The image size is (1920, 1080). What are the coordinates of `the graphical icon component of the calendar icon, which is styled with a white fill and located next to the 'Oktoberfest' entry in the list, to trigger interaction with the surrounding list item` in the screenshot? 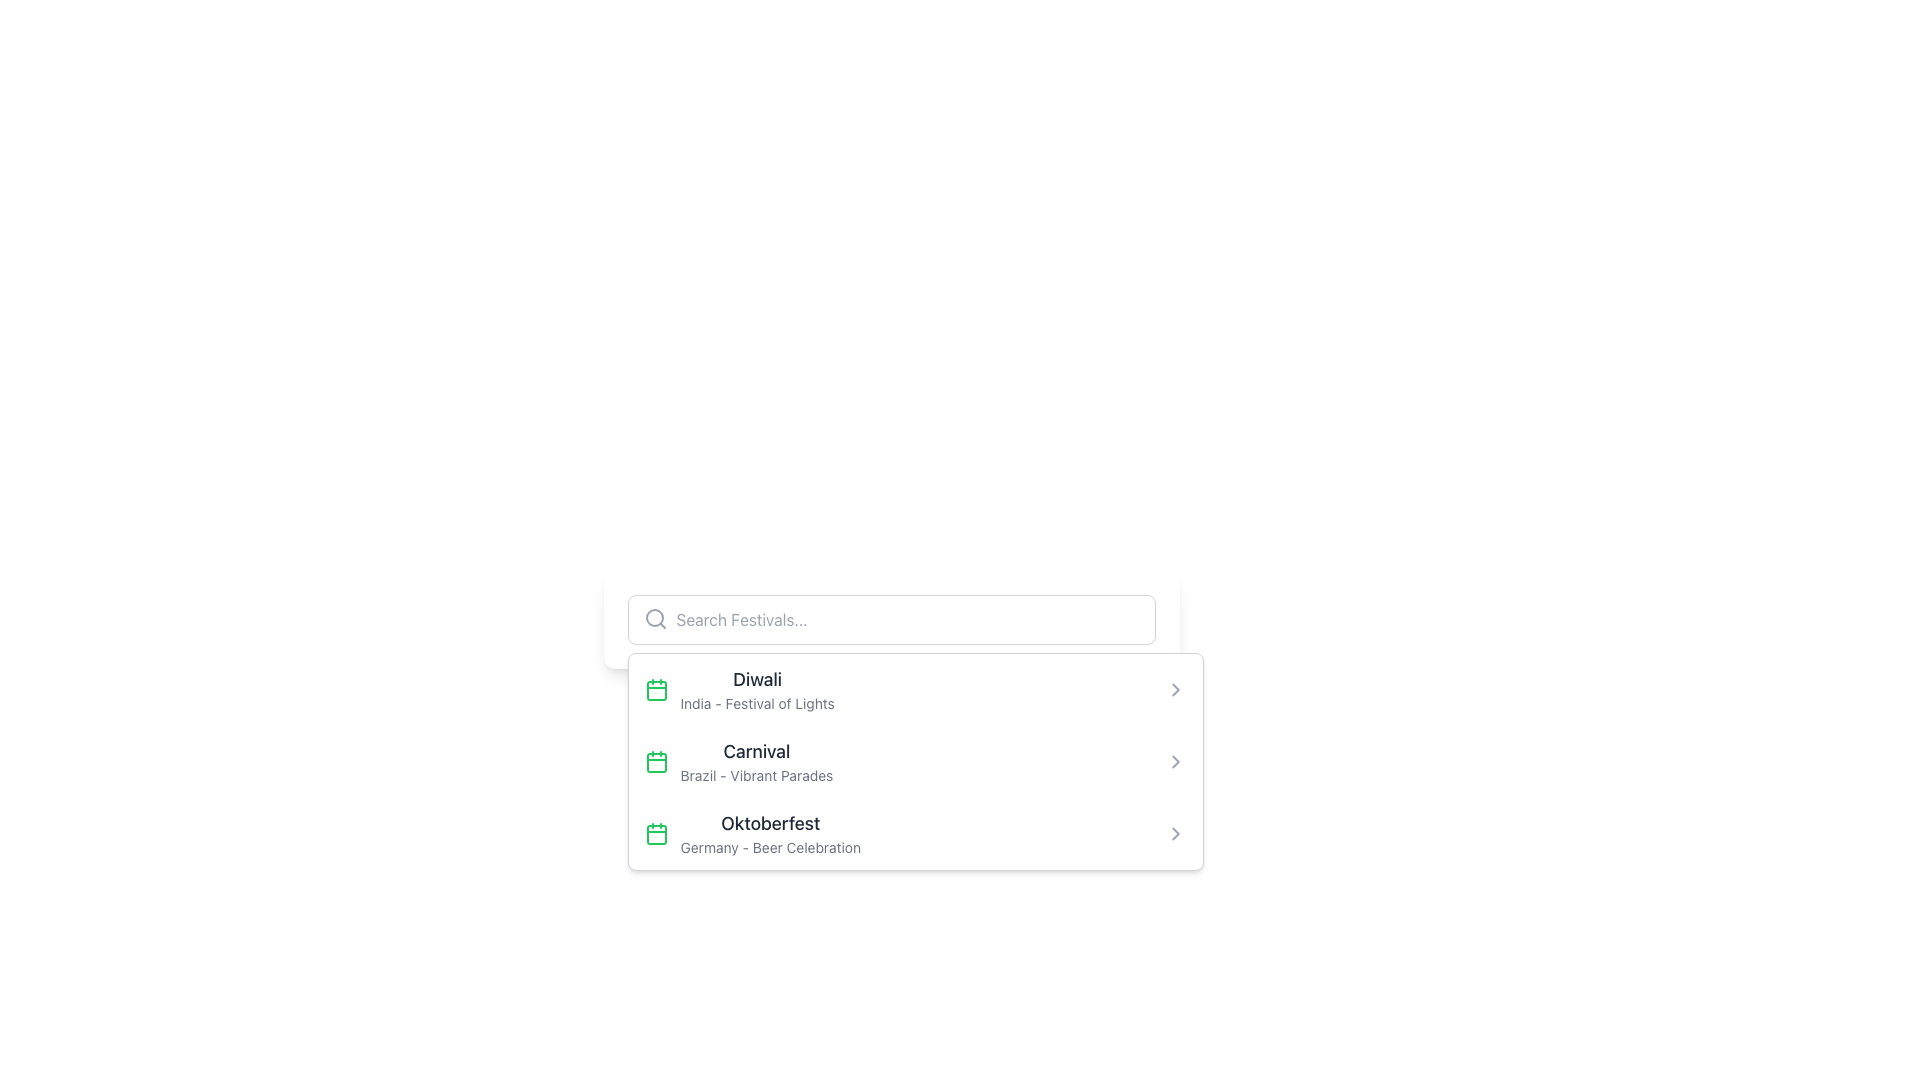 It's located at (656, 834).